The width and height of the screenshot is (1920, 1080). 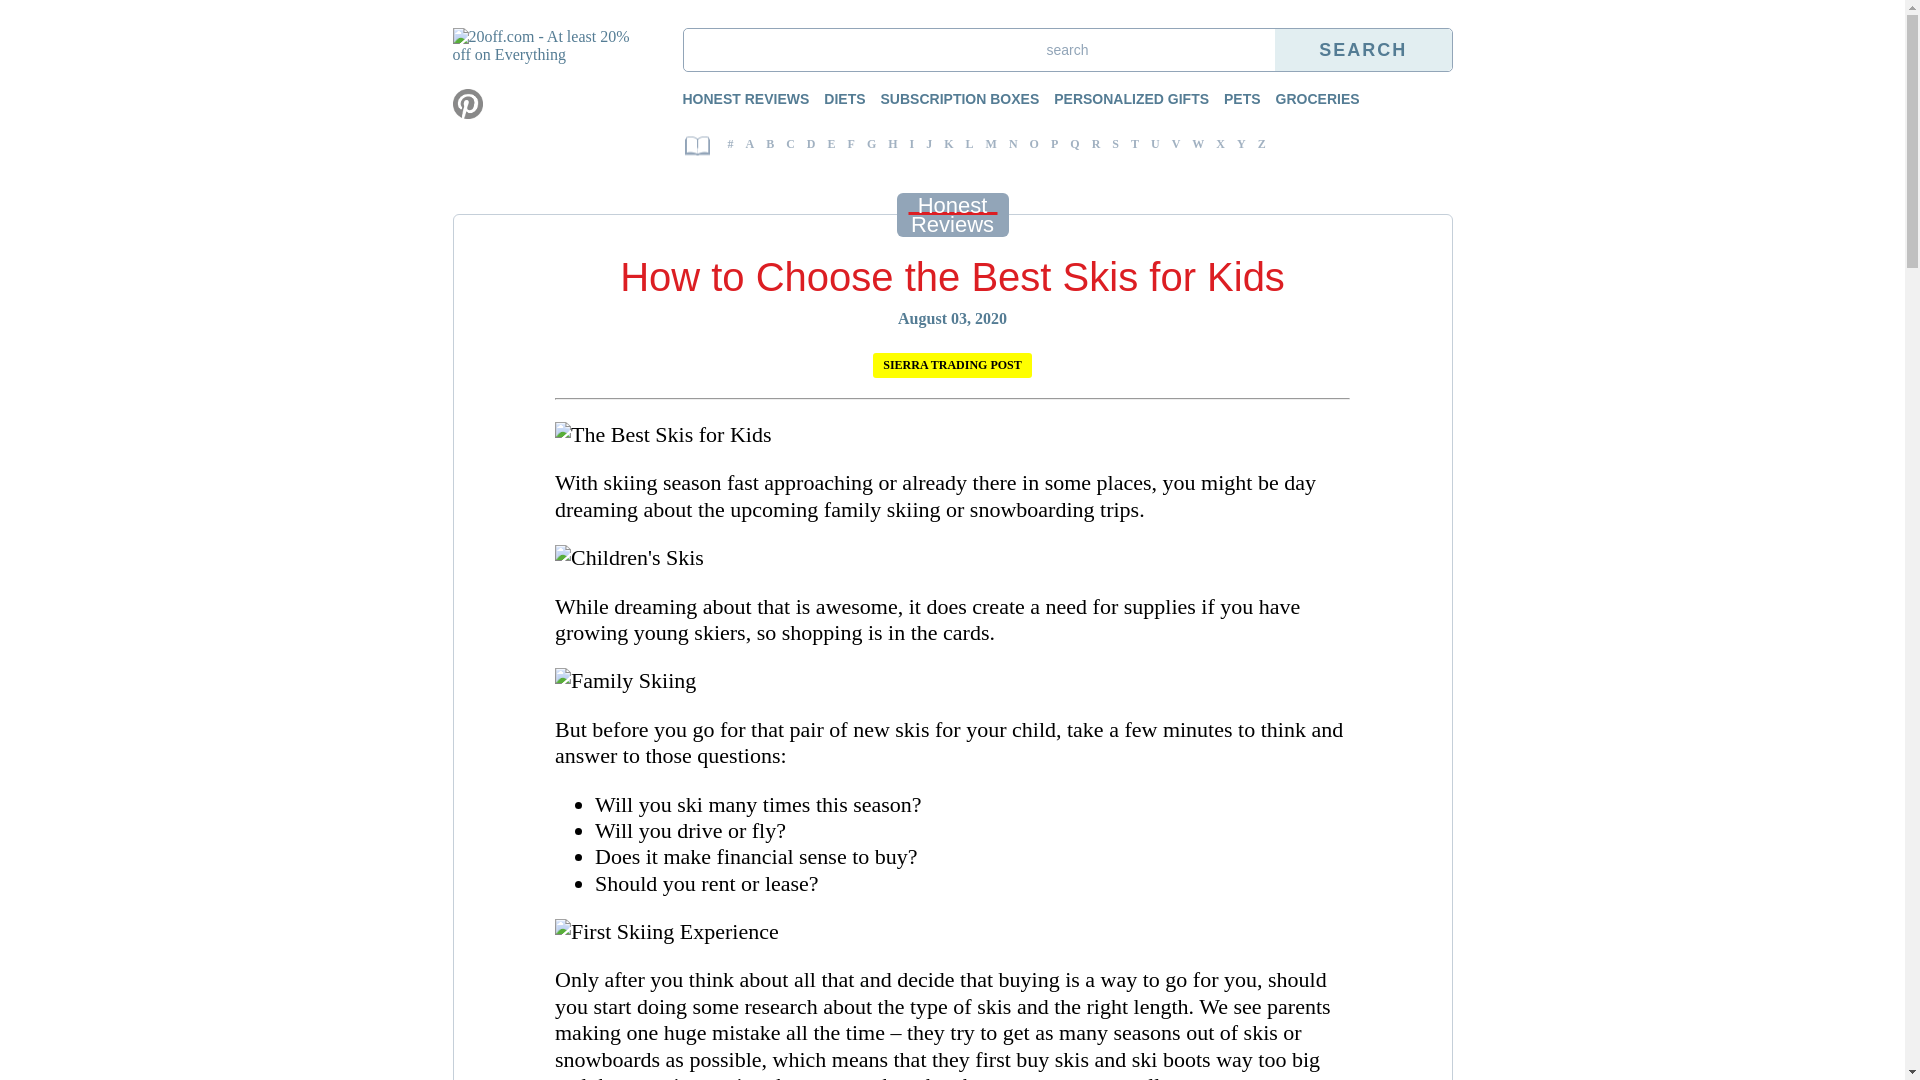 What do you see at coordinates (789, 143) in the screenshot?
I see `'C'` at bounding box center [789, 143].